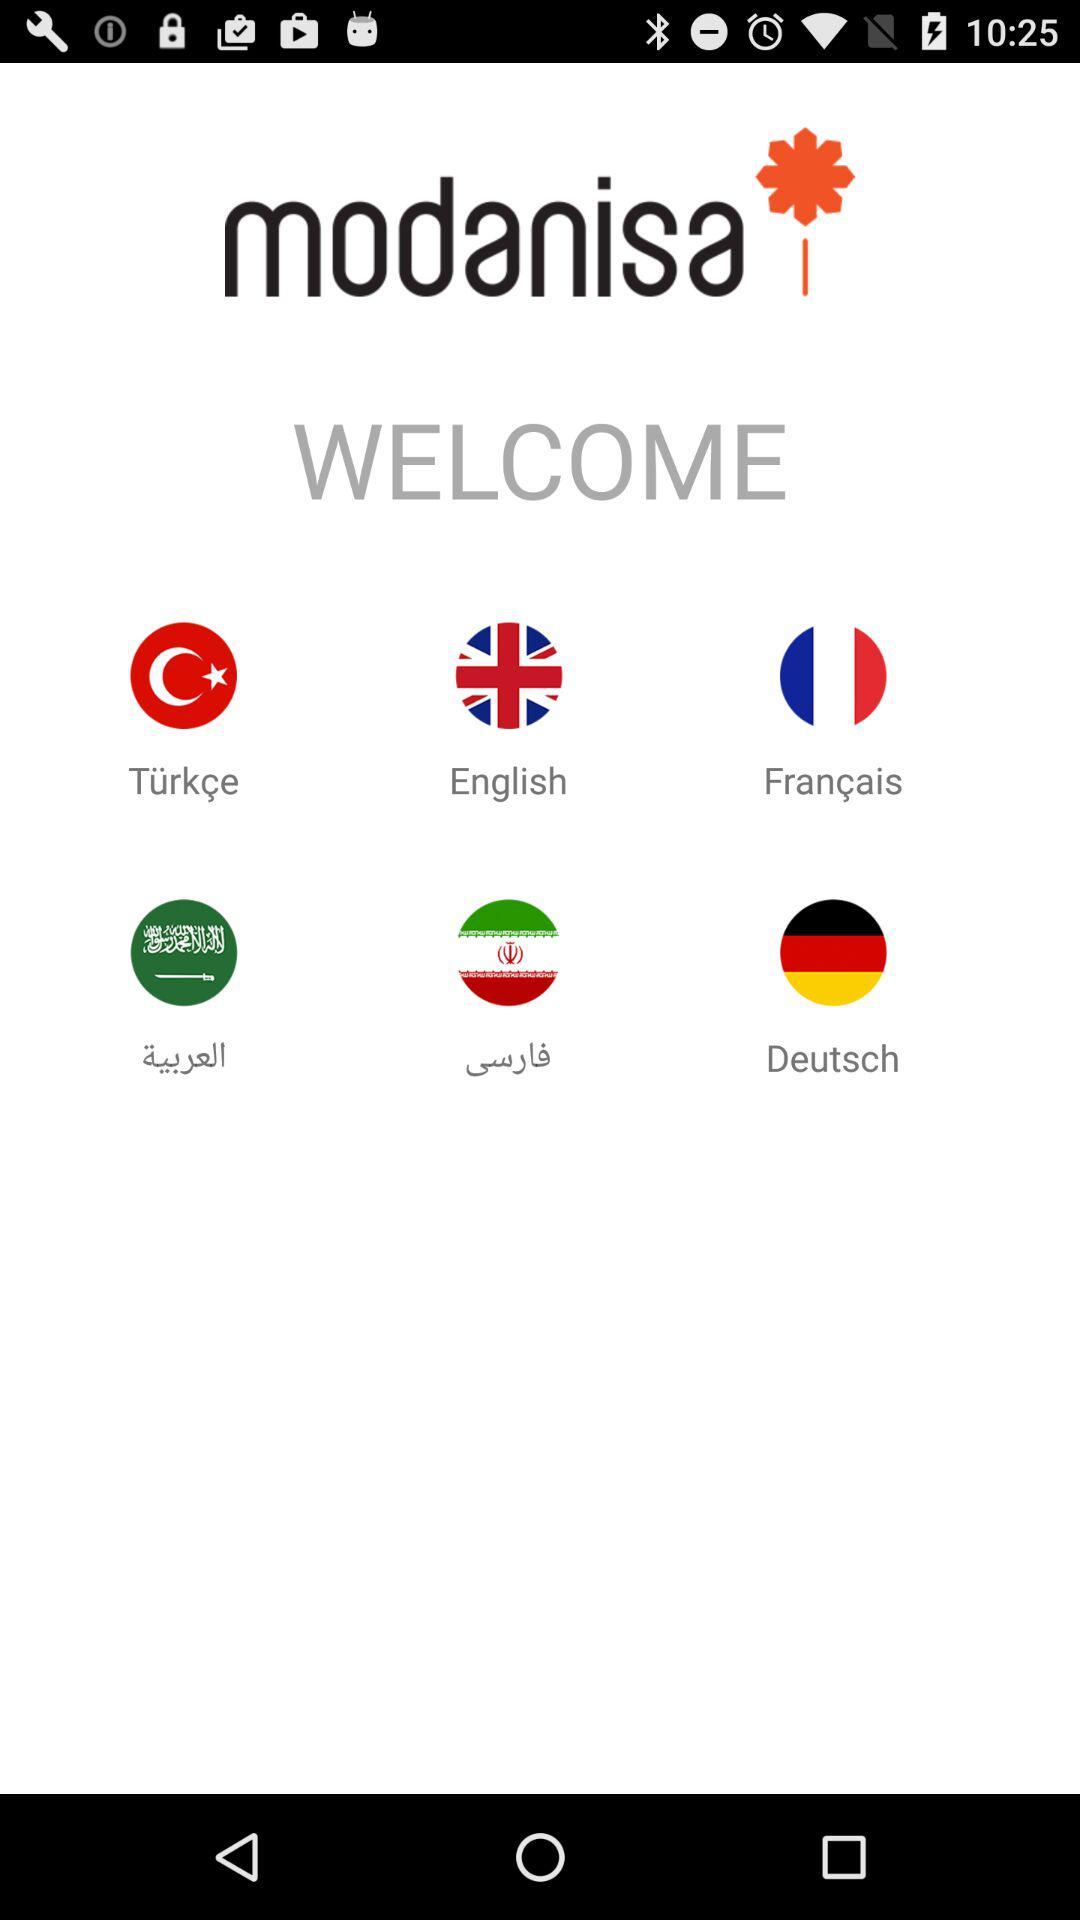 This screenshot has height=1920, width=1080. Describe the element at coordinates (540, 212) in the screenshot. I see `the text above welcome` at that location.